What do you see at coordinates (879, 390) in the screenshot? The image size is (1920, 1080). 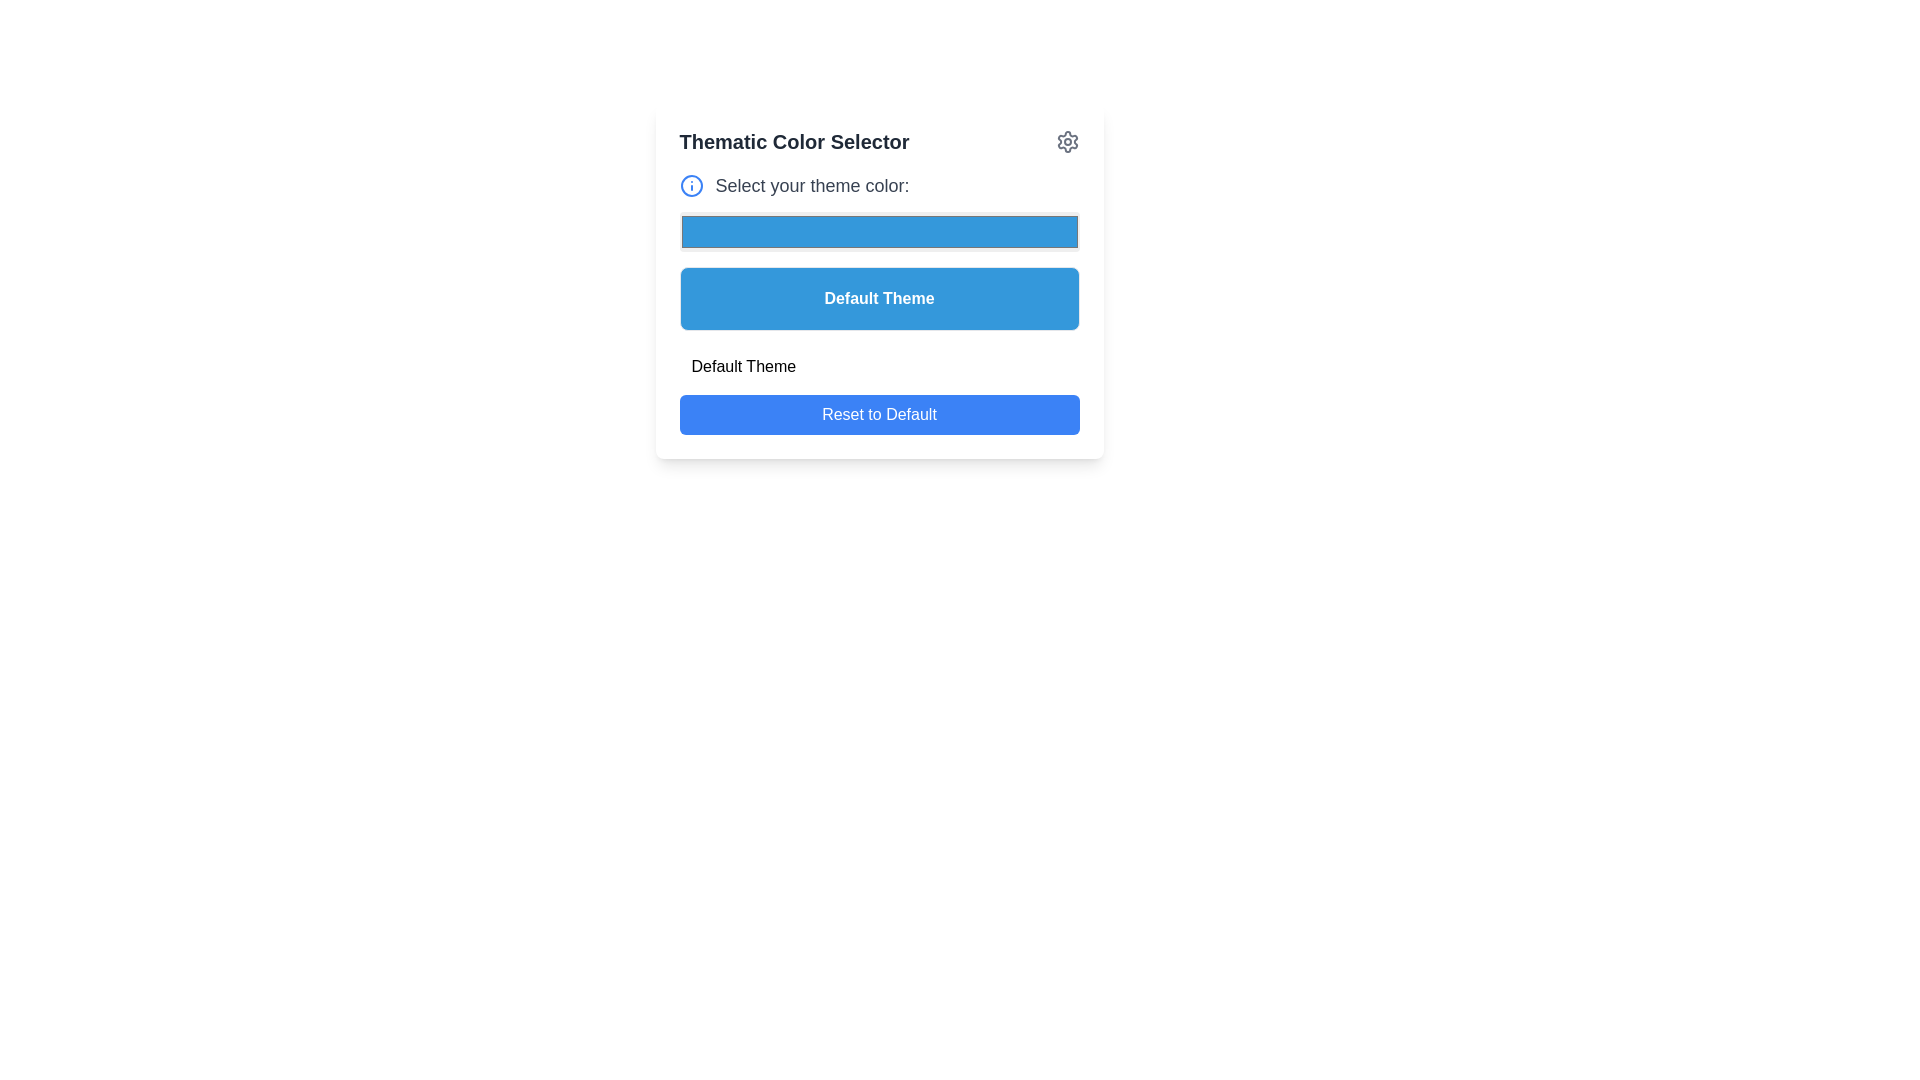 I see `the reset button located below the 'Default Theme' element to reset the settings to their default values` at bounding box center [879, 390].